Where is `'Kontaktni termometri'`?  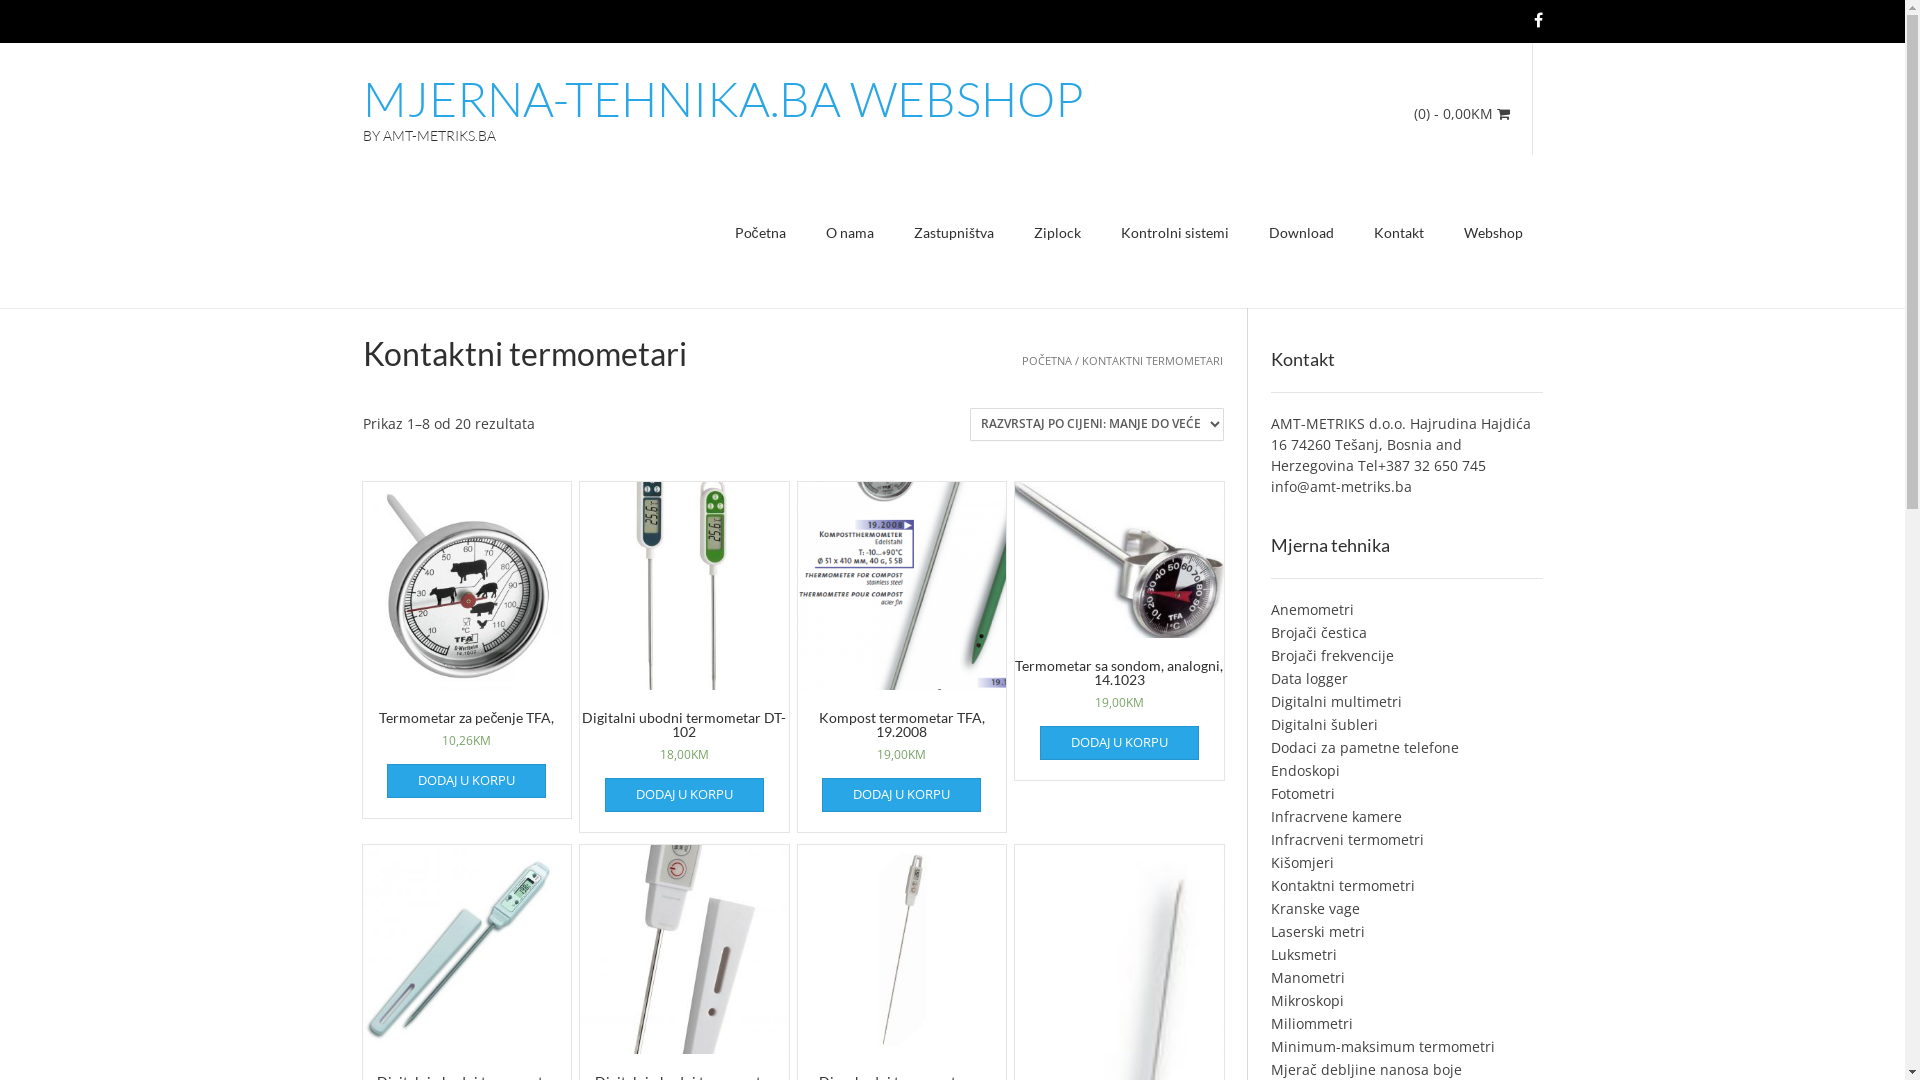 'Kontaktni termometri' is located at coordinates (1343, 884).